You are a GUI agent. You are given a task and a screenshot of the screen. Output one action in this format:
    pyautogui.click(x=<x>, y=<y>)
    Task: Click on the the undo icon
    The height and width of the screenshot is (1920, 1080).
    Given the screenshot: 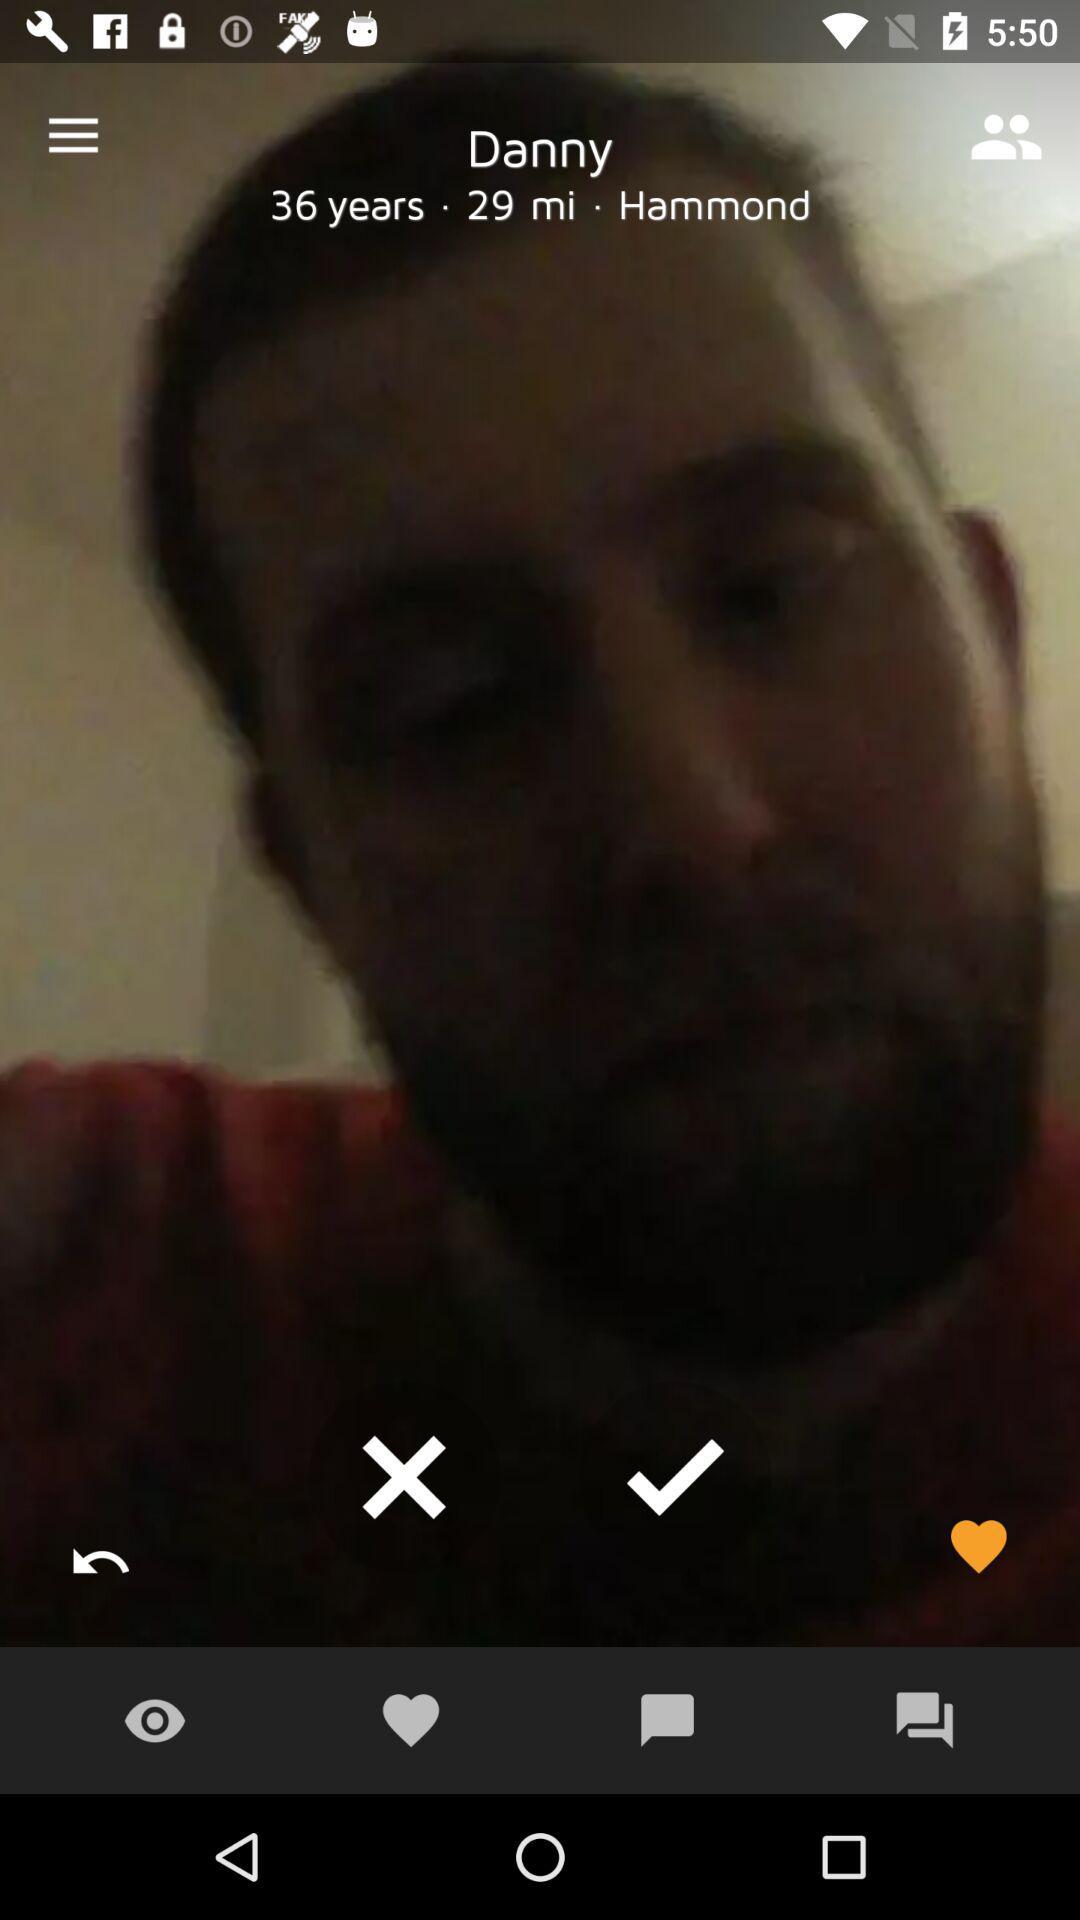 What is the action you would take?
    pyautogui.click(x=101, y=1545)
    